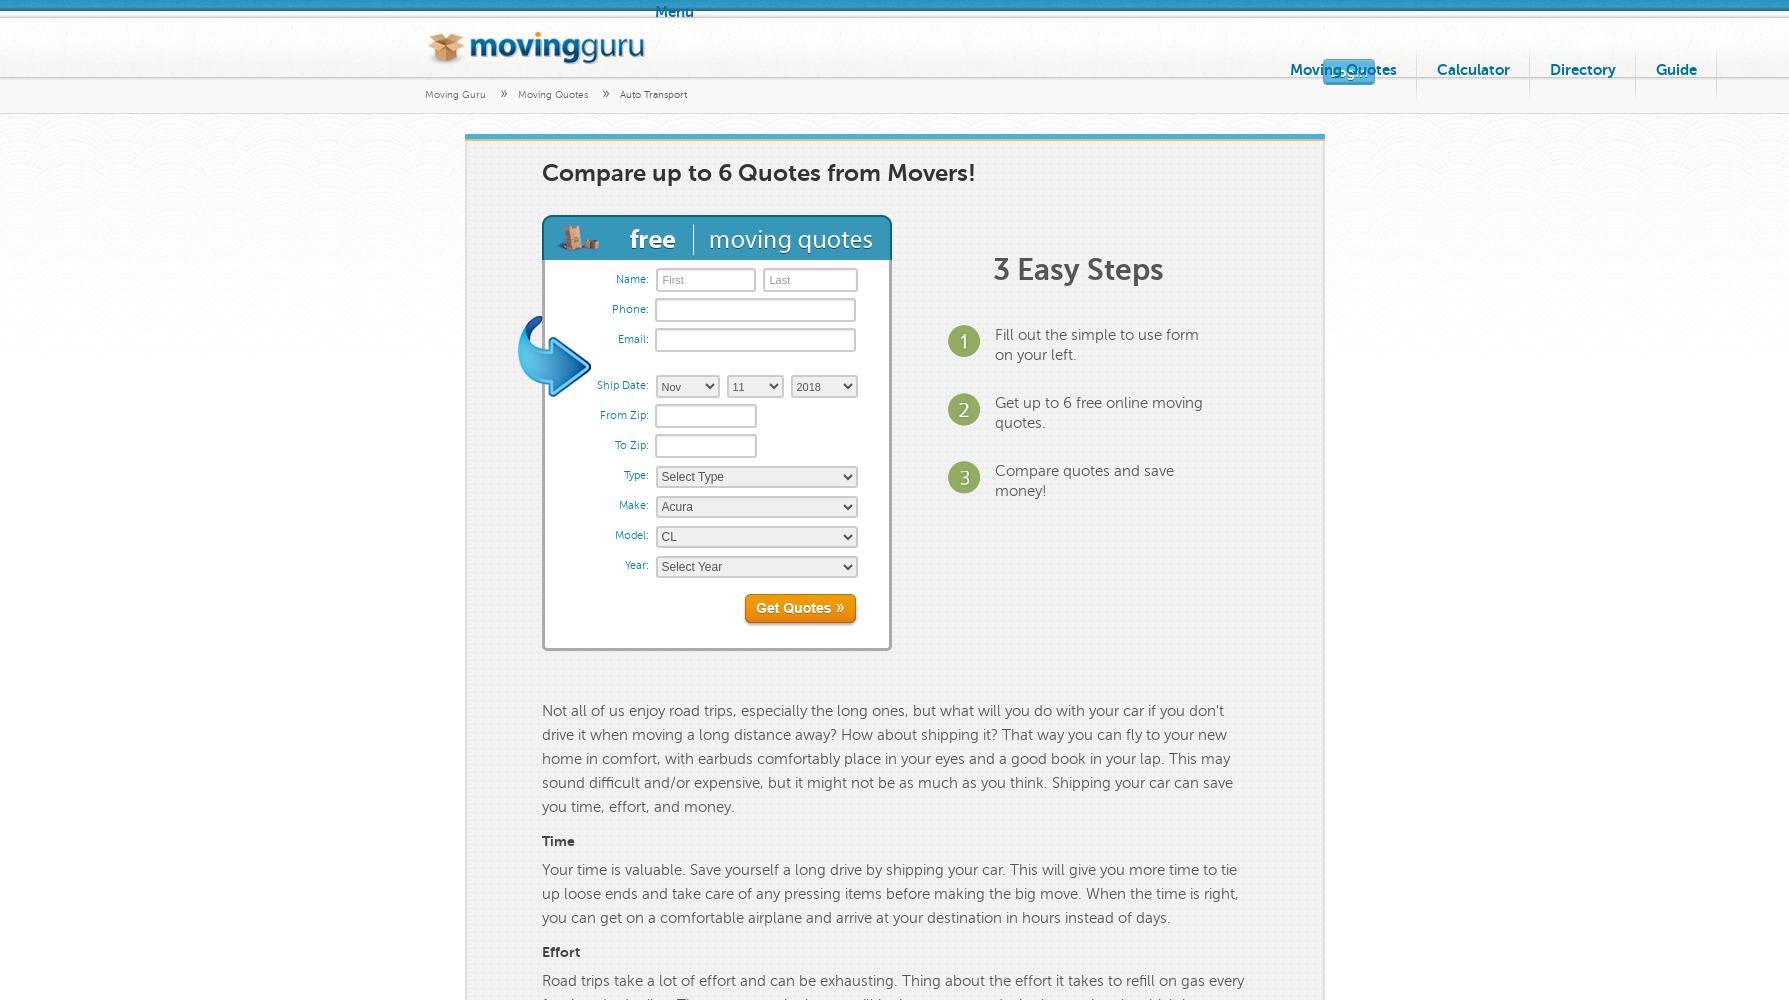 This screenshot has width=1789, height=1000. Describe the element at coordinates (630, 535) in the screenshot. I see `'Model:'` at that location.